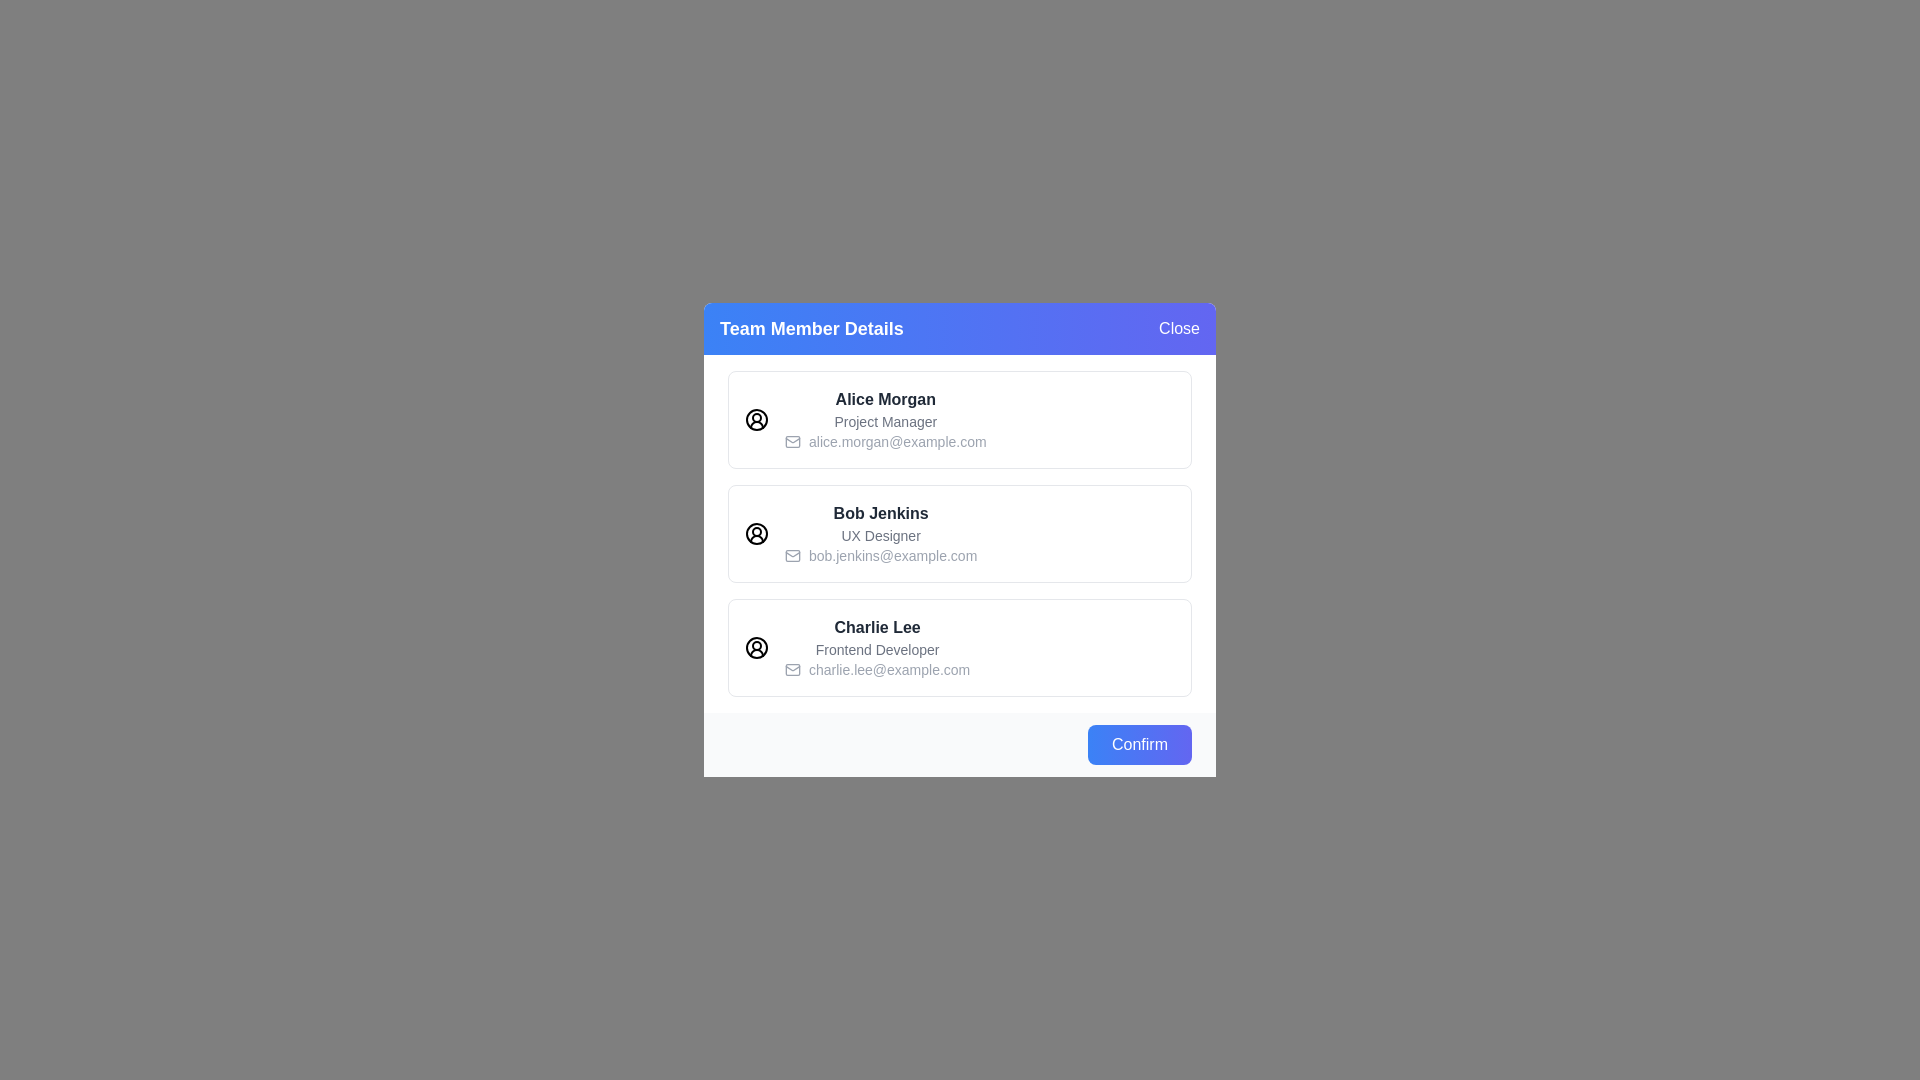  I want to click on the Card item displaying user information for Charlie Lee, so click(877, 648).